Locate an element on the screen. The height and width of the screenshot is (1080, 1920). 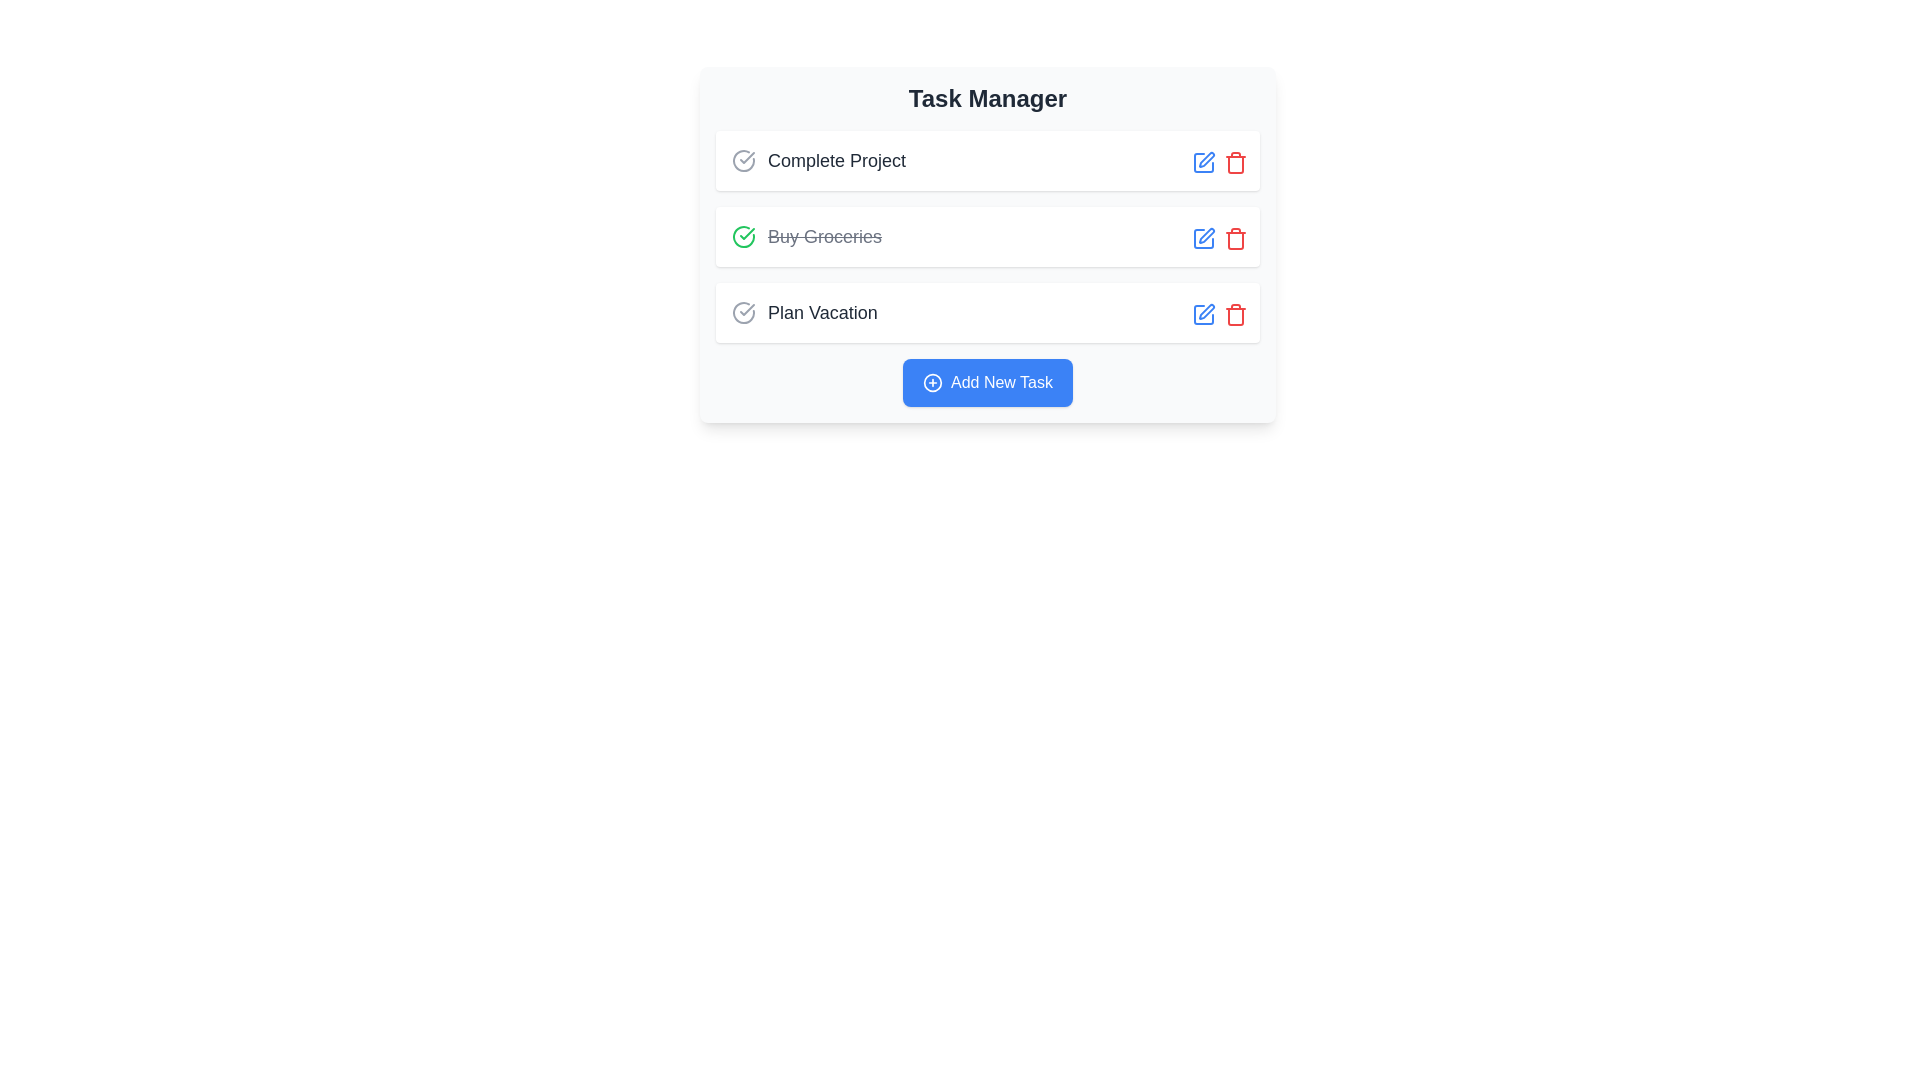
the blue pen icon in the action buttons row is located at coordinates (1217, 160).